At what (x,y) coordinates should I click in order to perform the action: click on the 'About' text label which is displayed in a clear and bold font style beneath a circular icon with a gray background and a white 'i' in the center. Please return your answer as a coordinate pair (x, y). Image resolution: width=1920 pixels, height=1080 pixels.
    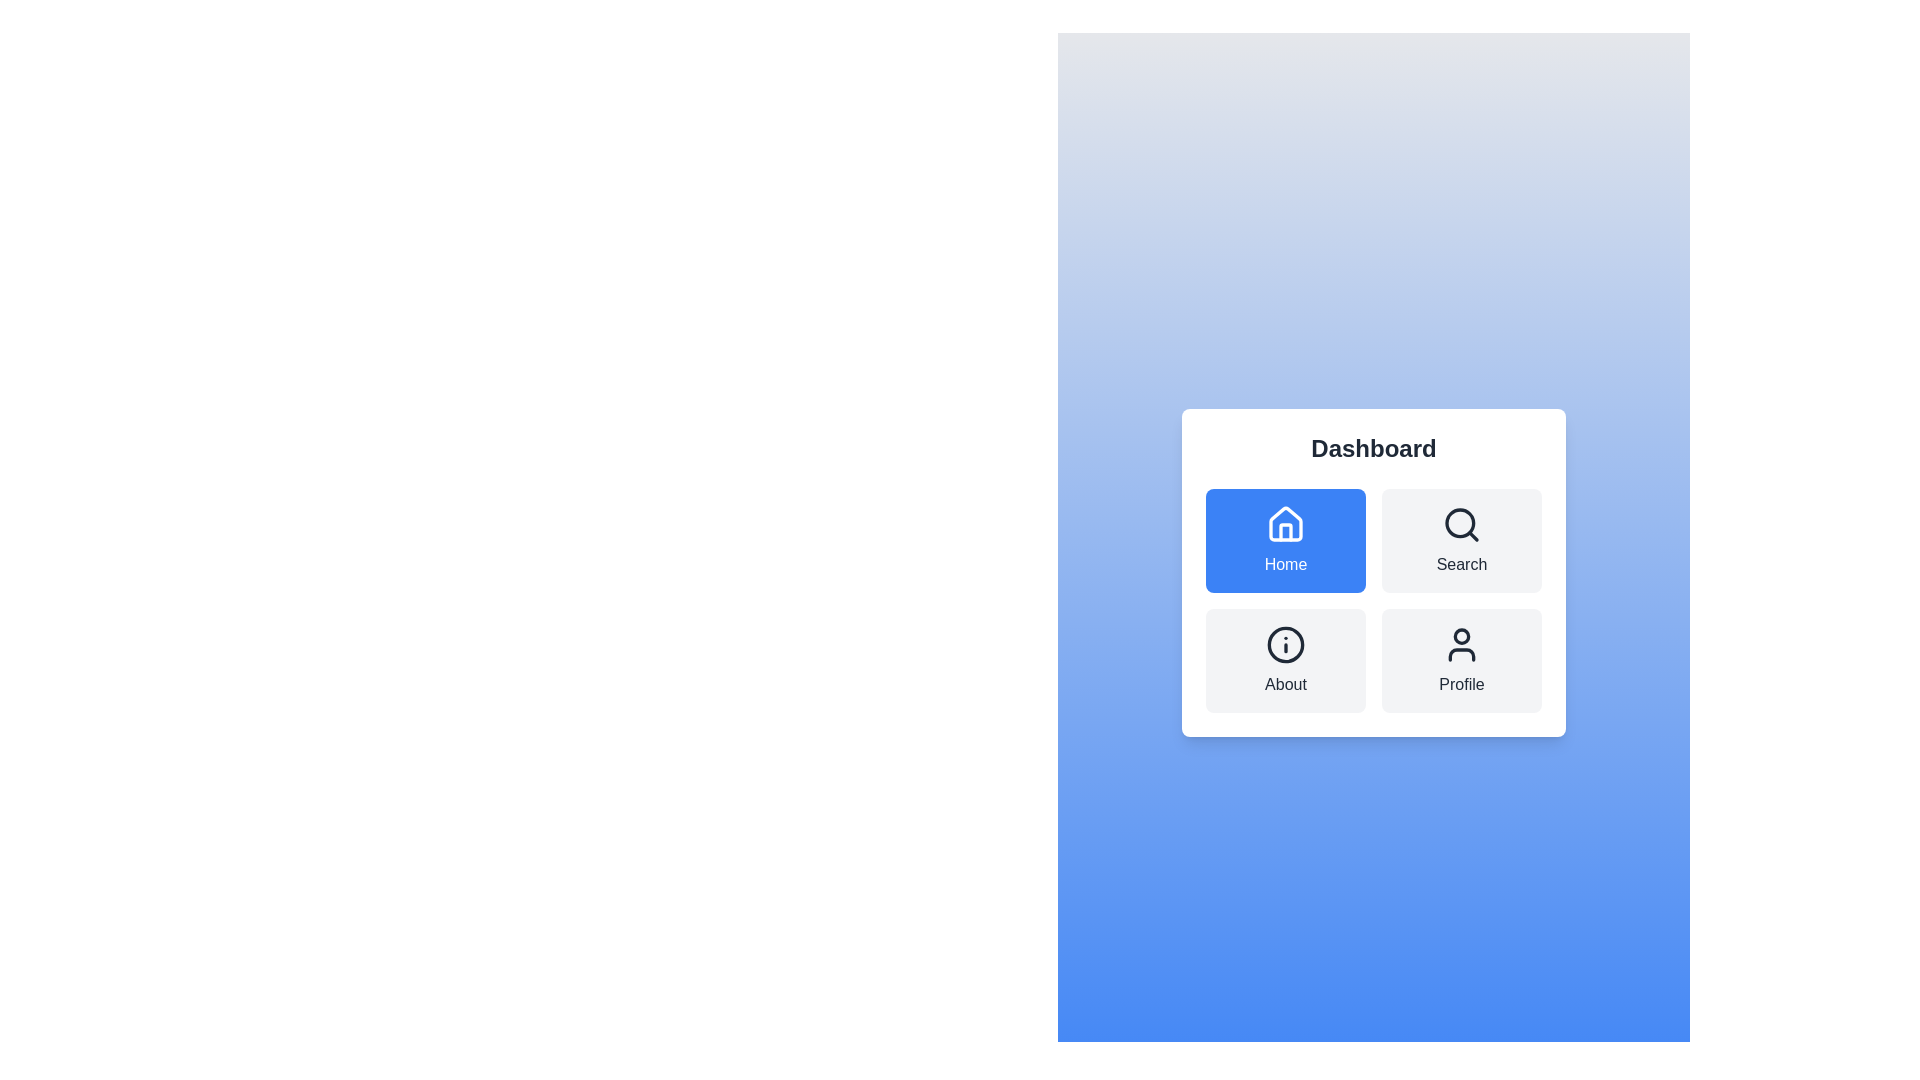
    Looking at the image, I should click on (1286, 684).